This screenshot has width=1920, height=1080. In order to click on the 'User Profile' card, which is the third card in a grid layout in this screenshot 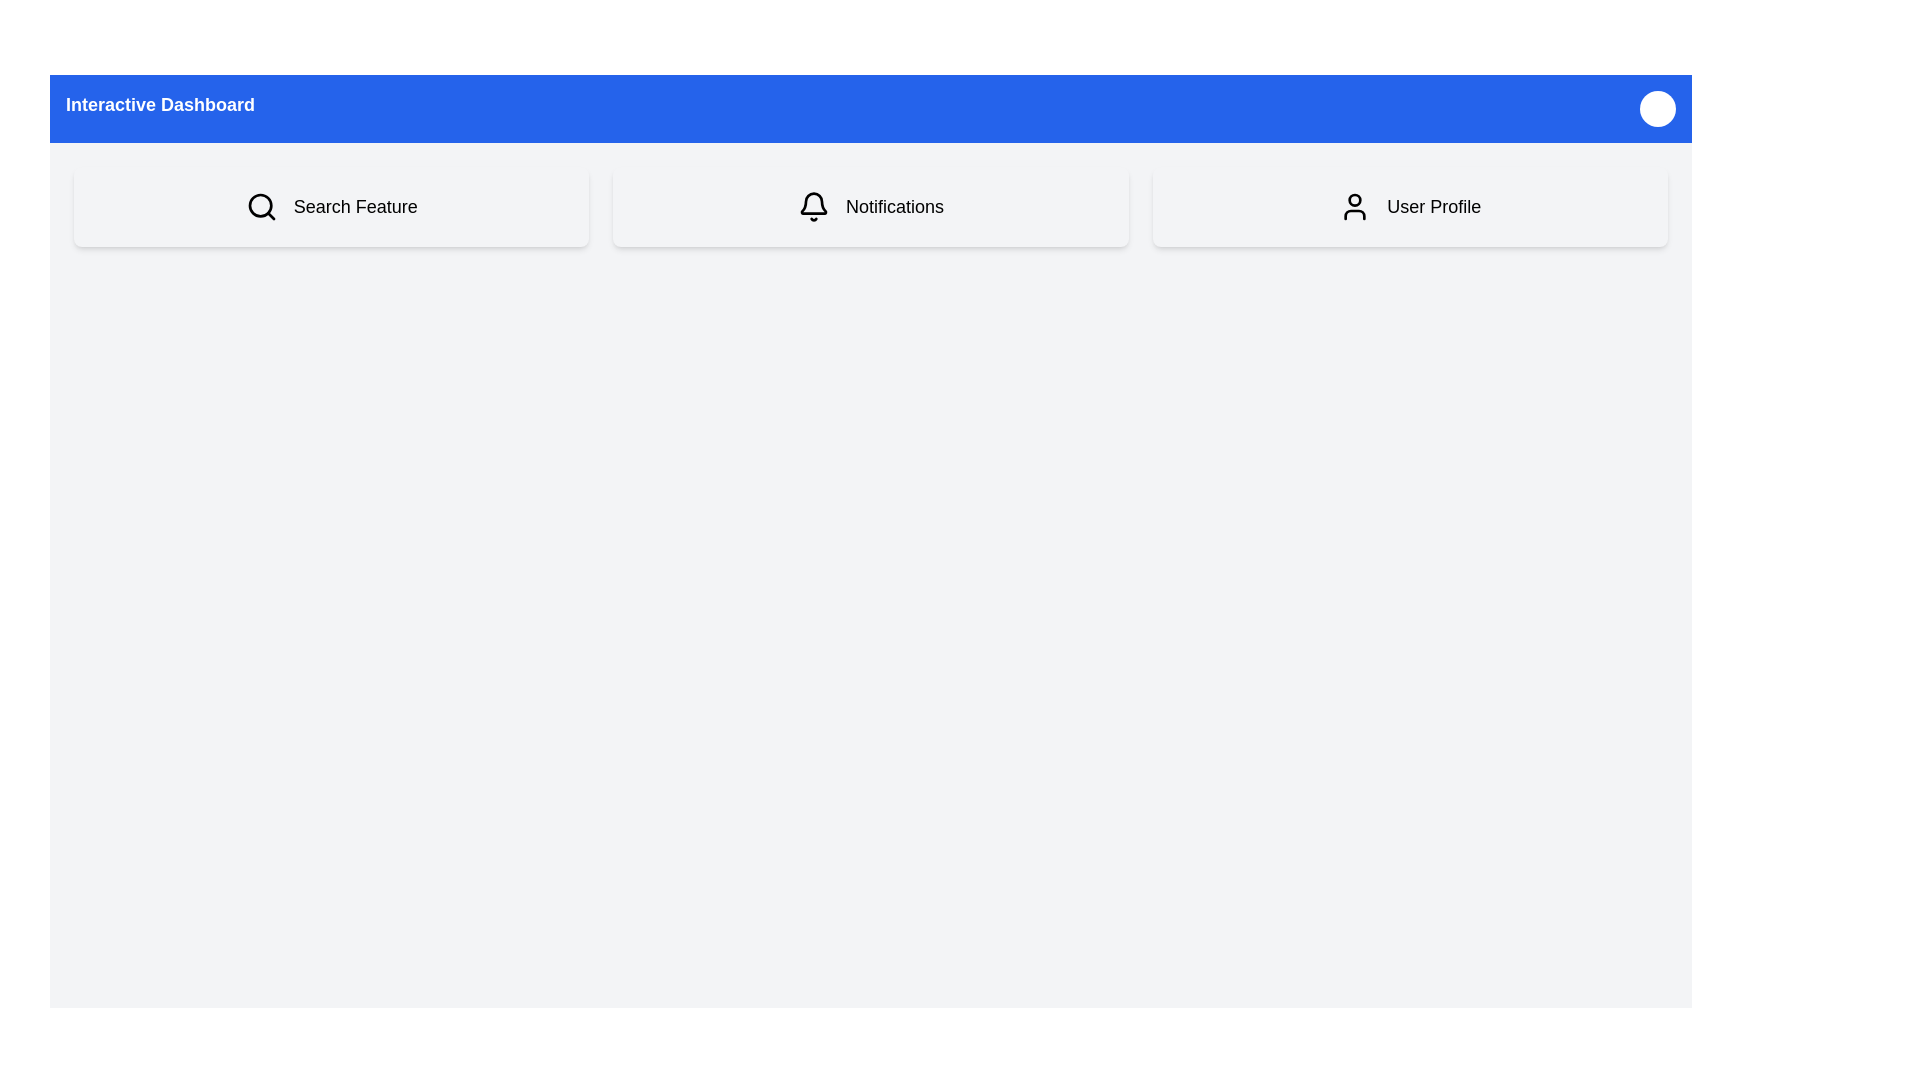, I will do `click(1409, 207)`.